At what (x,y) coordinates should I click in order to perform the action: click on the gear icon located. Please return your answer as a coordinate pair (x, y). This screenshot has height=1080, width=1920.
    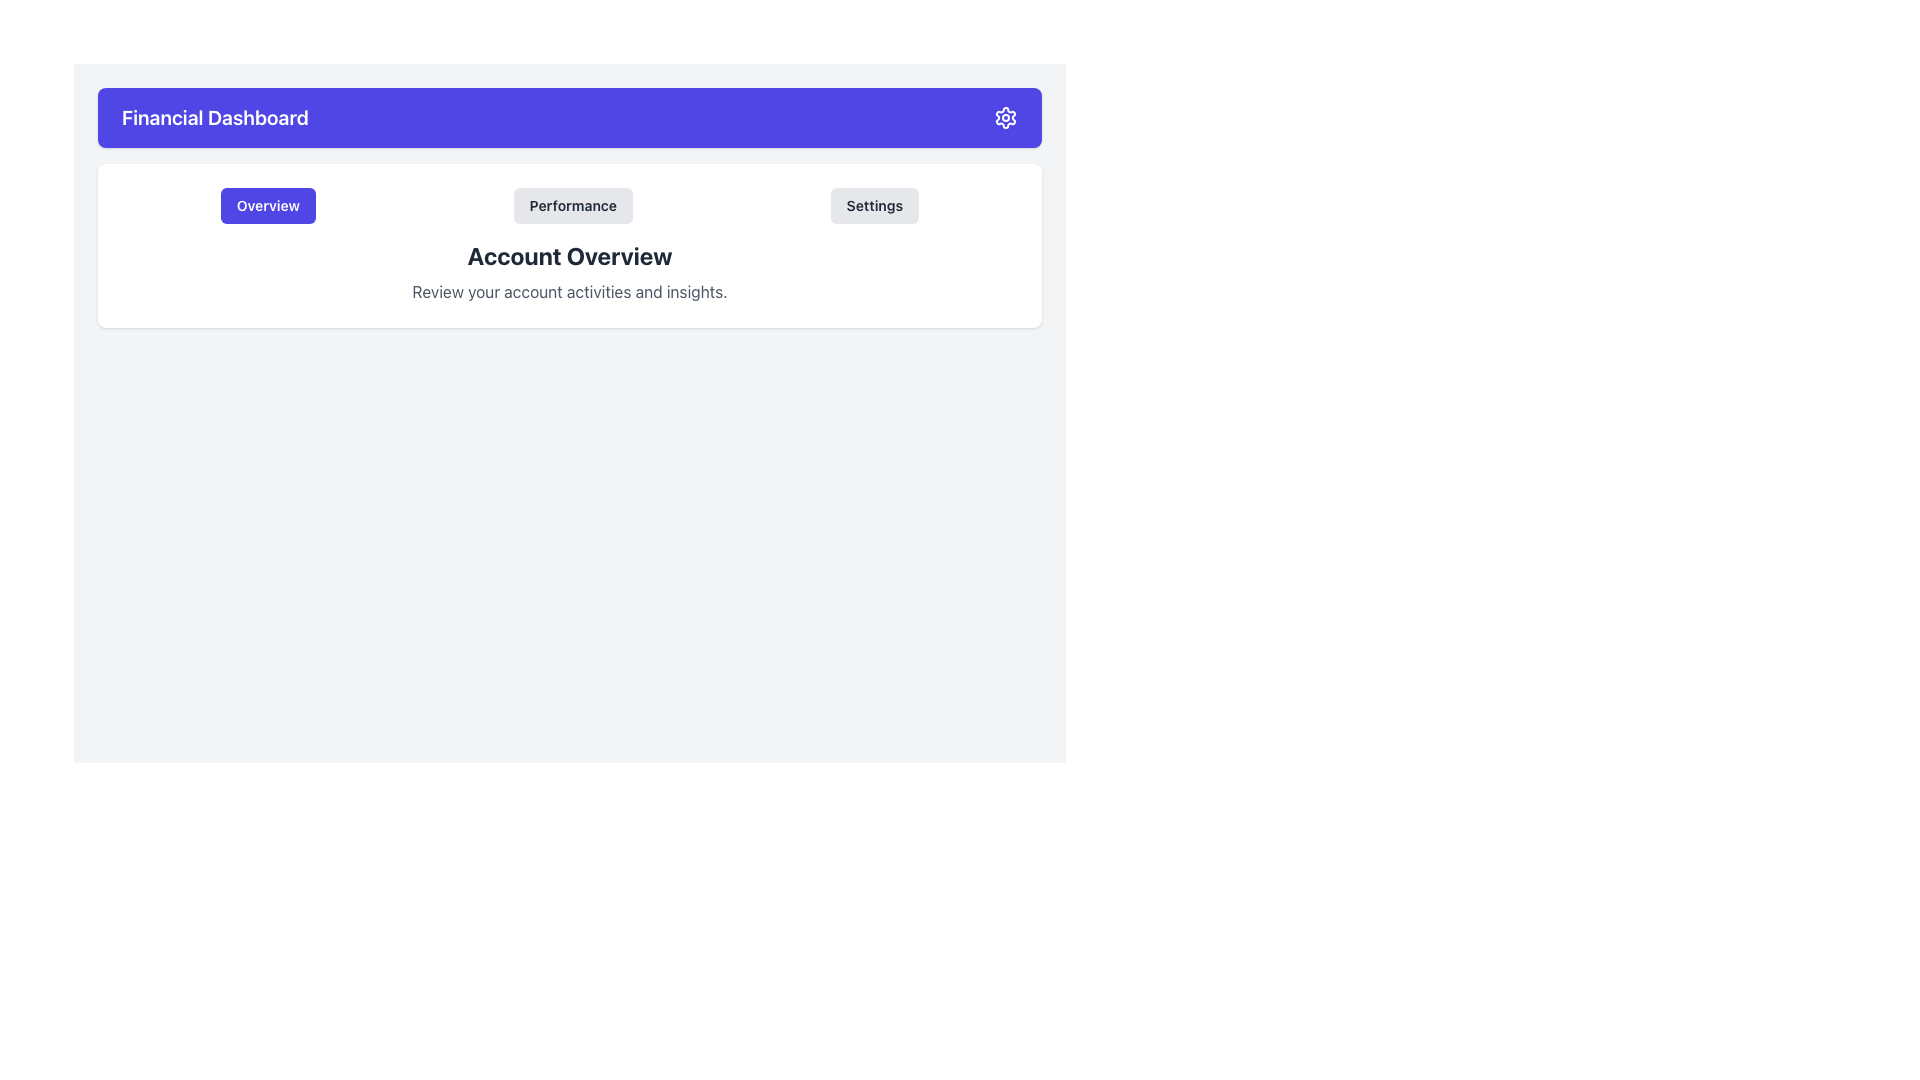
    Looking at the image, I should click on (1006, 118).